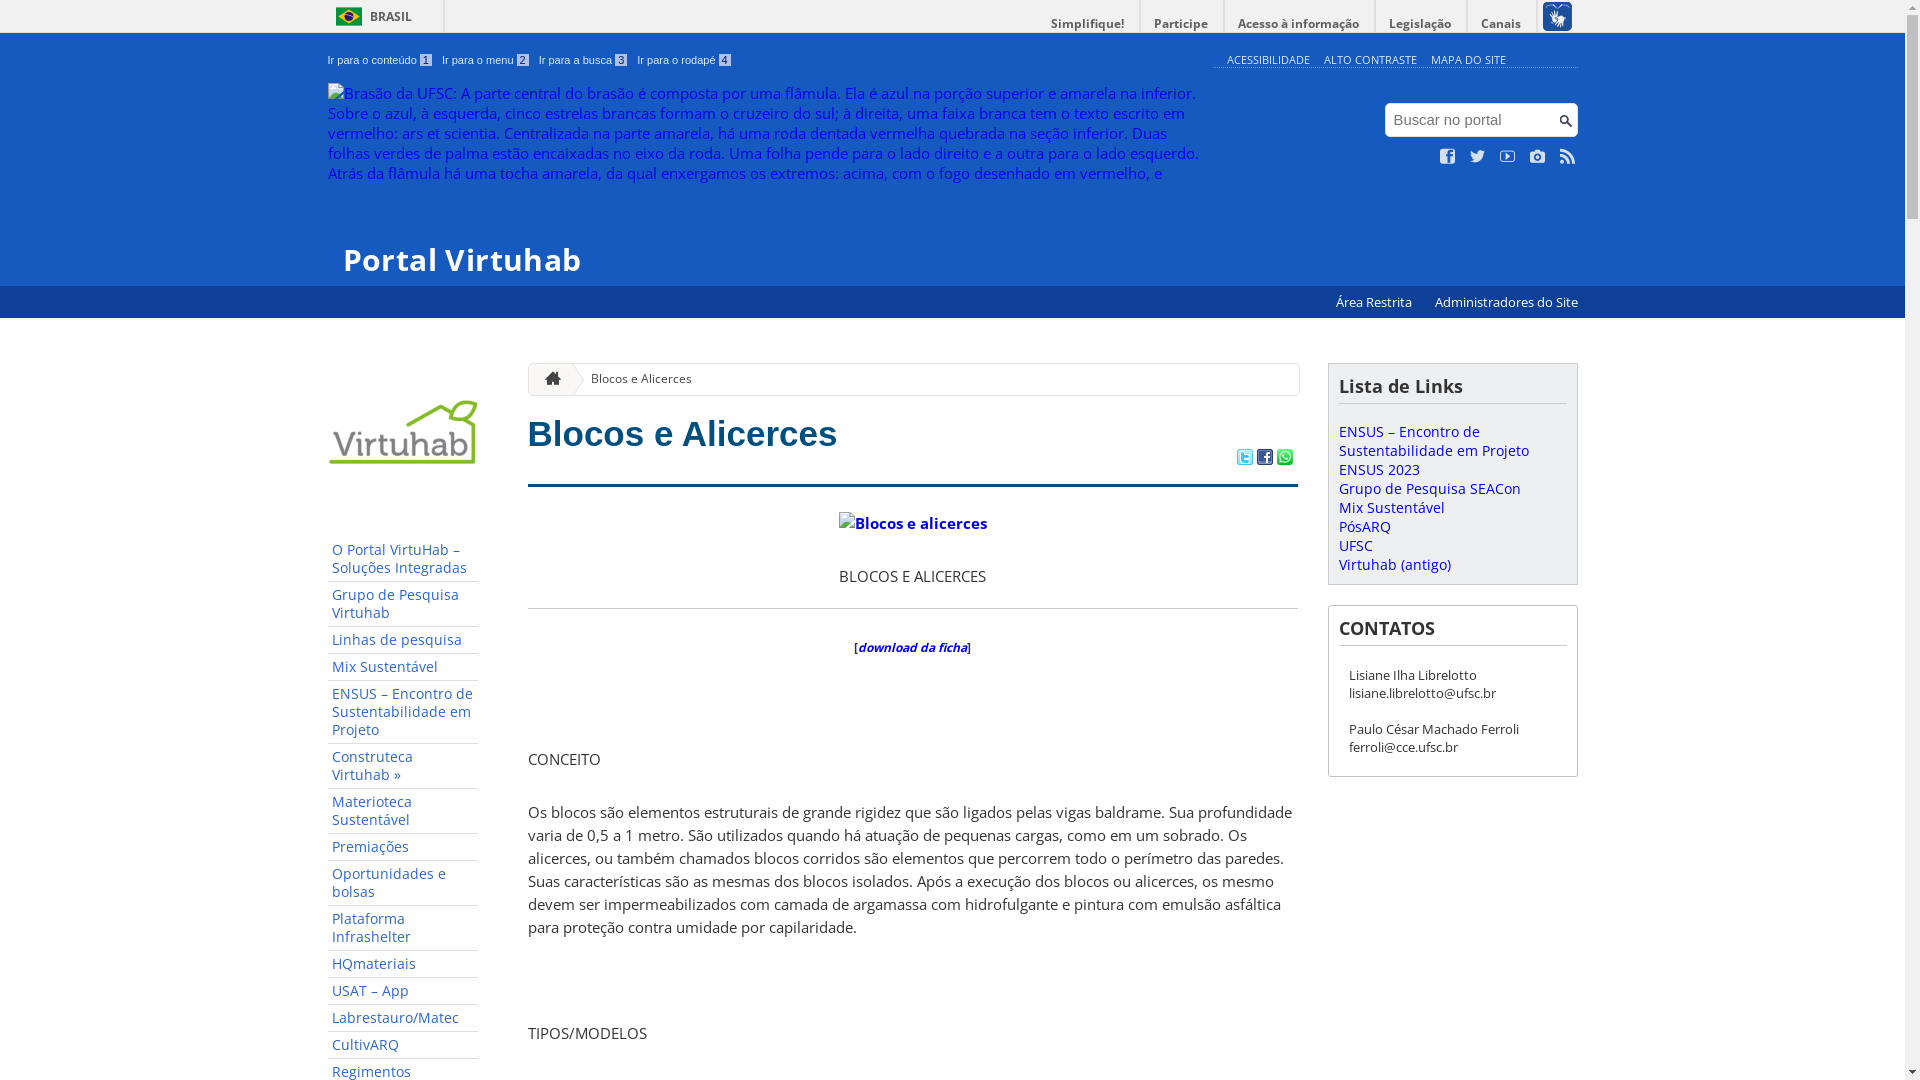 The image size is (1920, 1080). I want to click on 'Curta no Facebook', so click(1448, 156).